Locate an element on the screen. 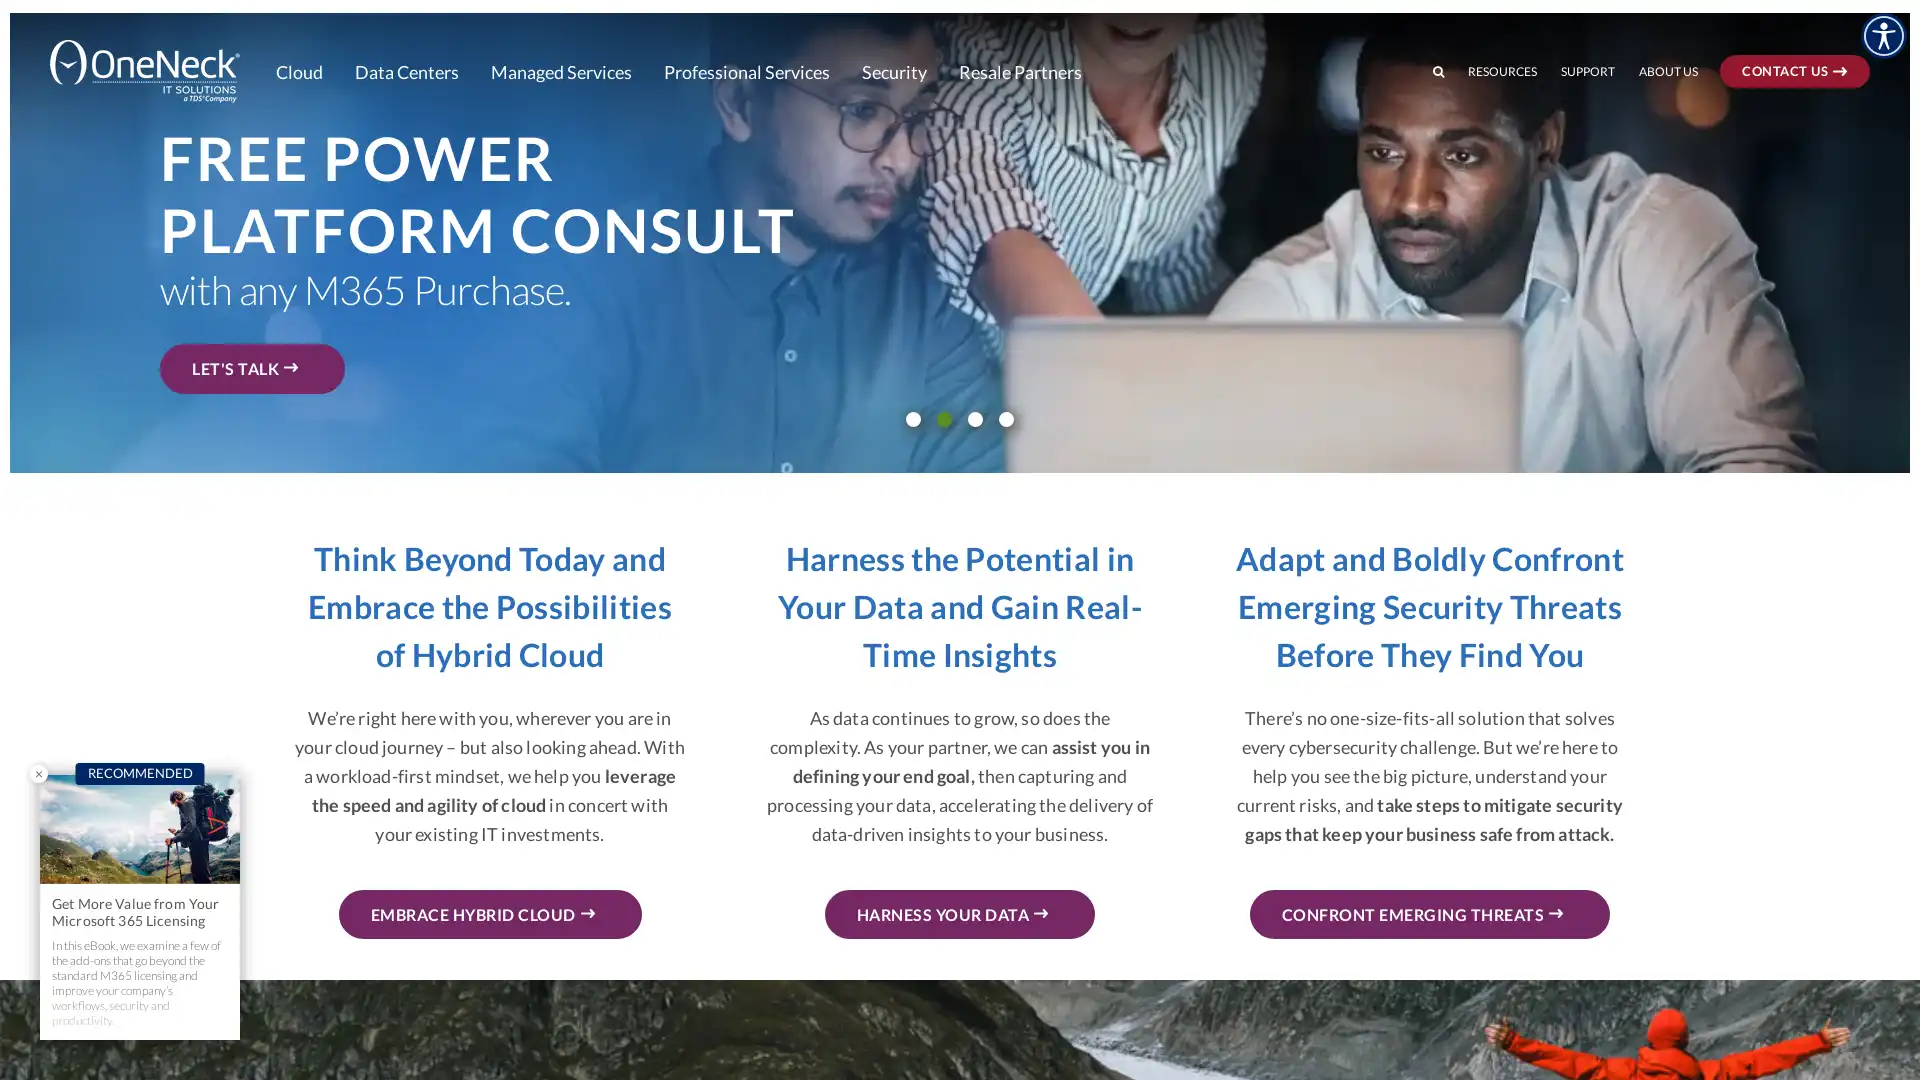 This screenshot has height=1080, width=1920. Accessibility Menu is located at coordinates (1882, 35).